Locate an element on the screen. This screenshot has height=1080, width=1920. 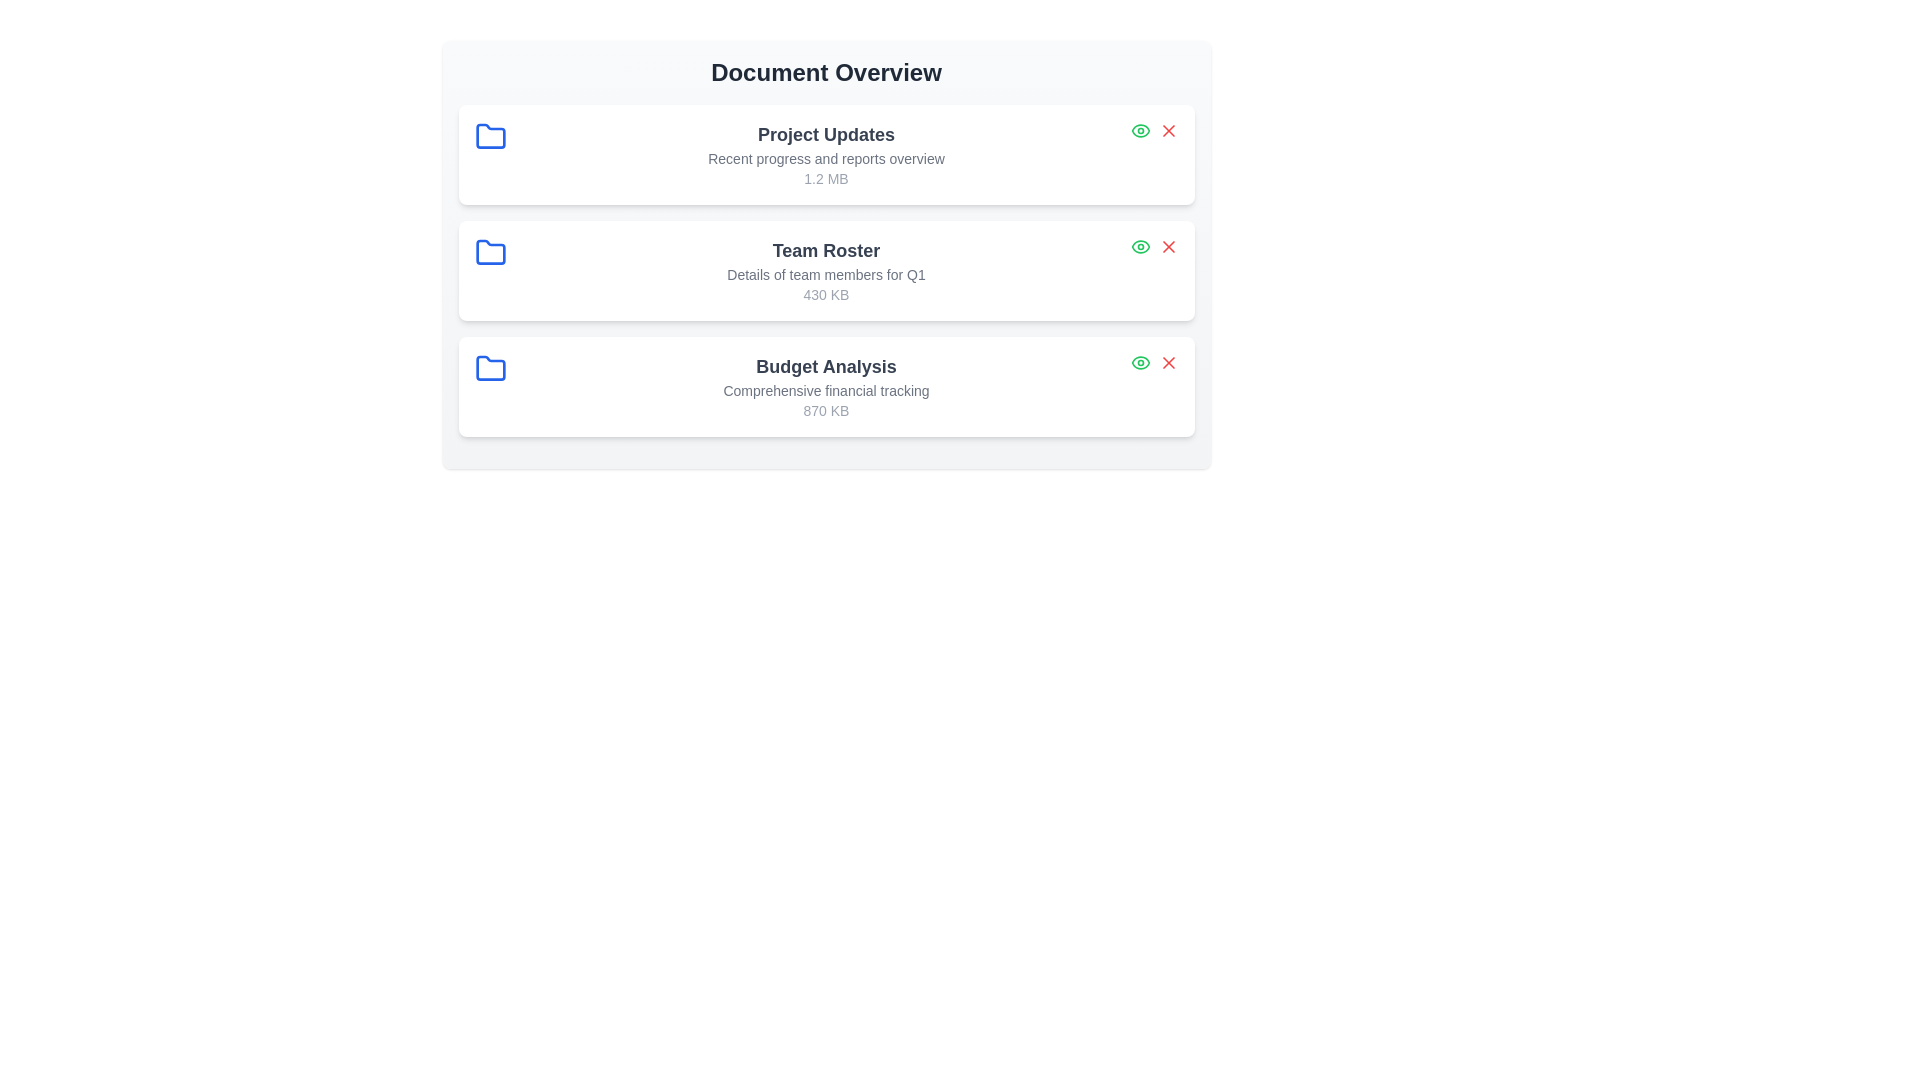
the item Team Roster to activate its hover state is located at coordinates (826, 270).